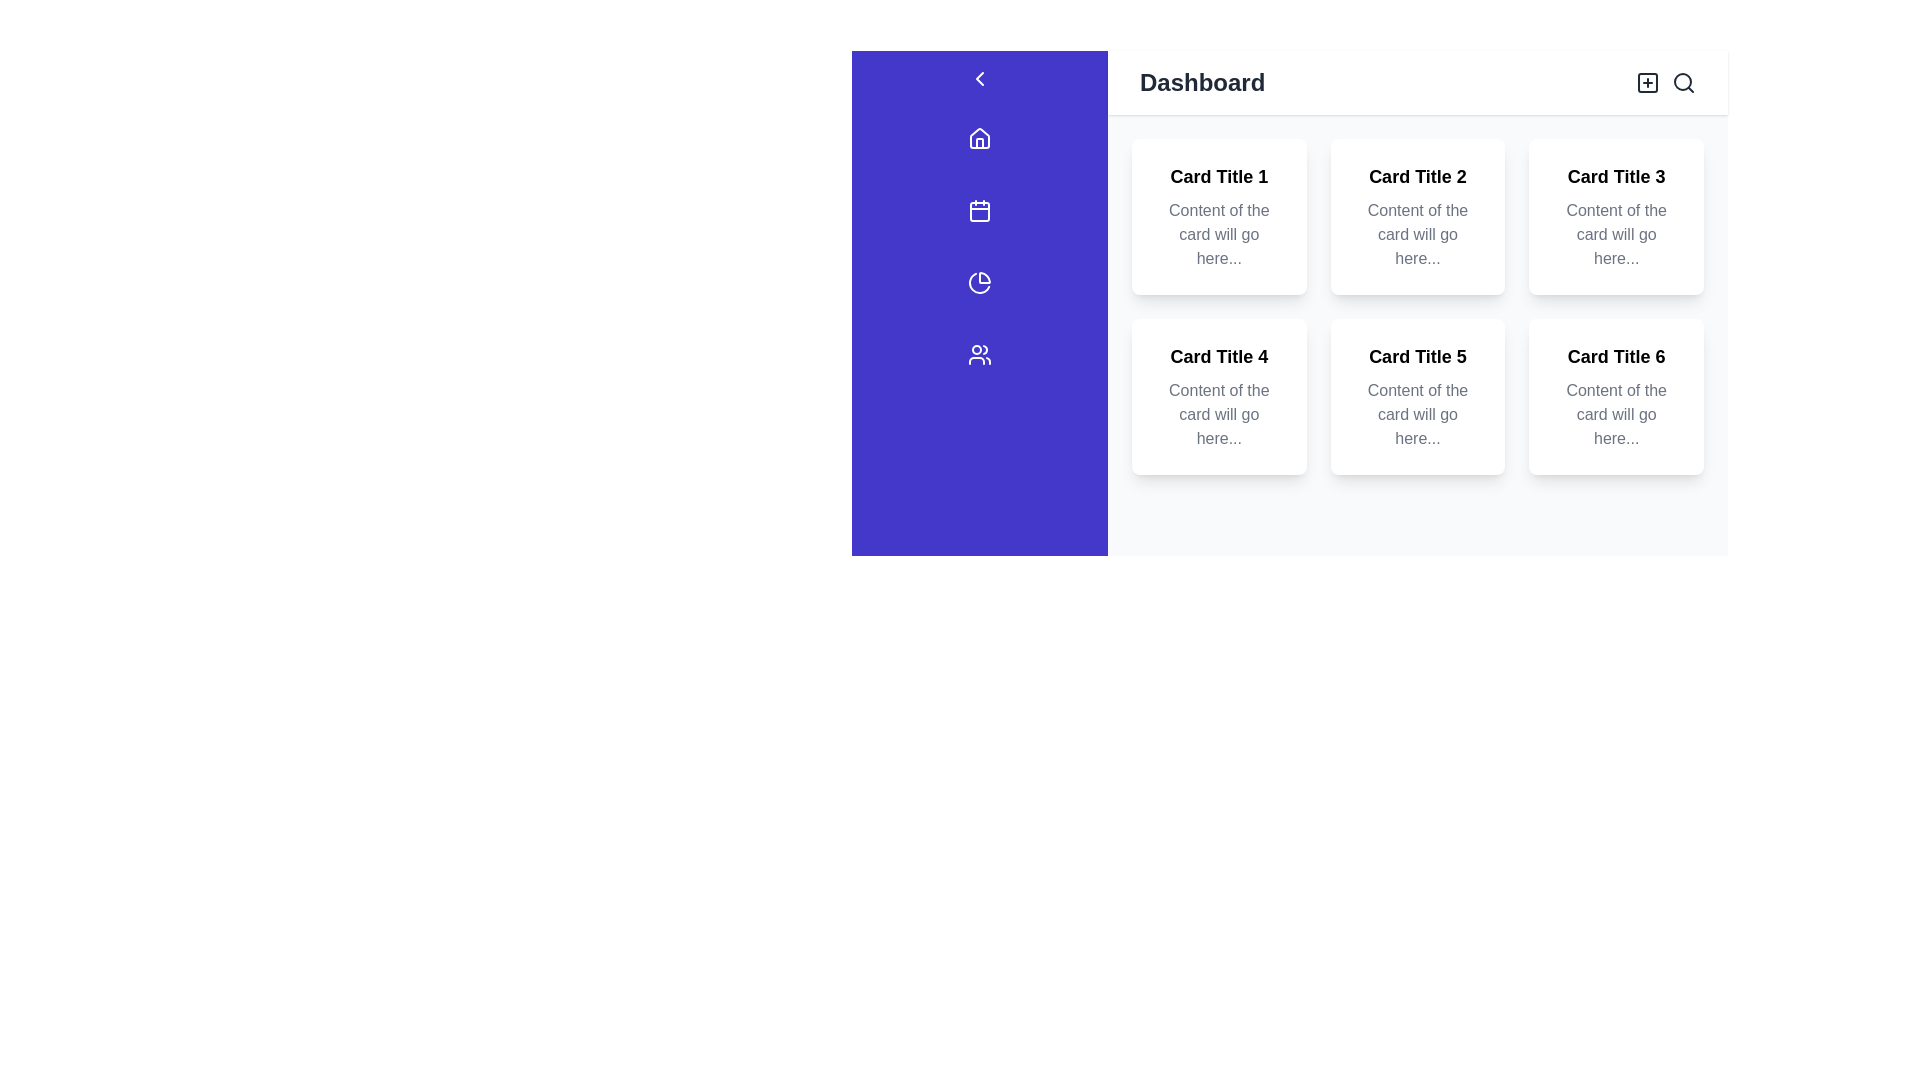 The image size is (1920, 1080). Describe the element at coordinates (1416, 234) in the screenshot. I see `the static text element located below the title of 'Card Title 2' in the second card of the 3x2 grid layout` at that location.